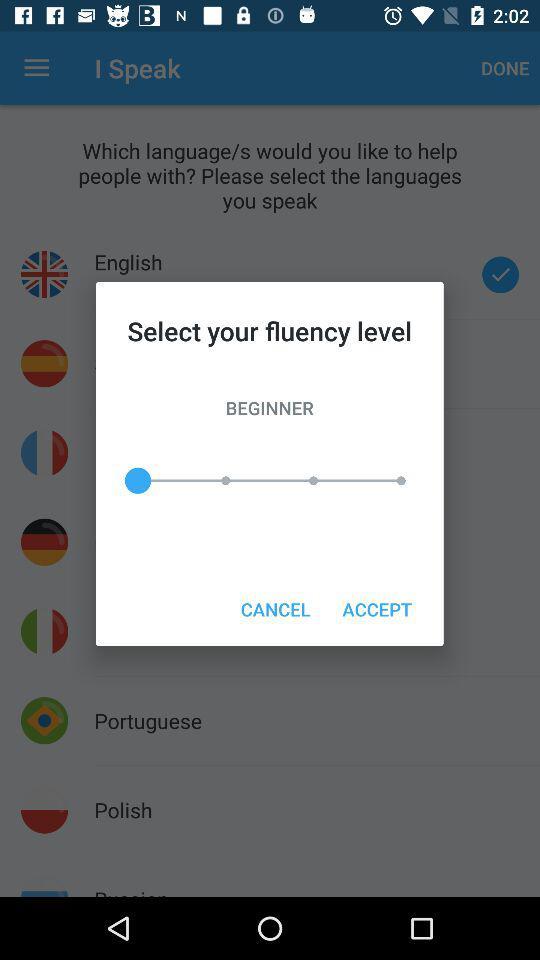 The height and width of the screenshot is (960, 540). What do you see at coordinates (377, 608) in the screenshot?
I see `the item next to the cancel item` at bounding box center [377, 608].